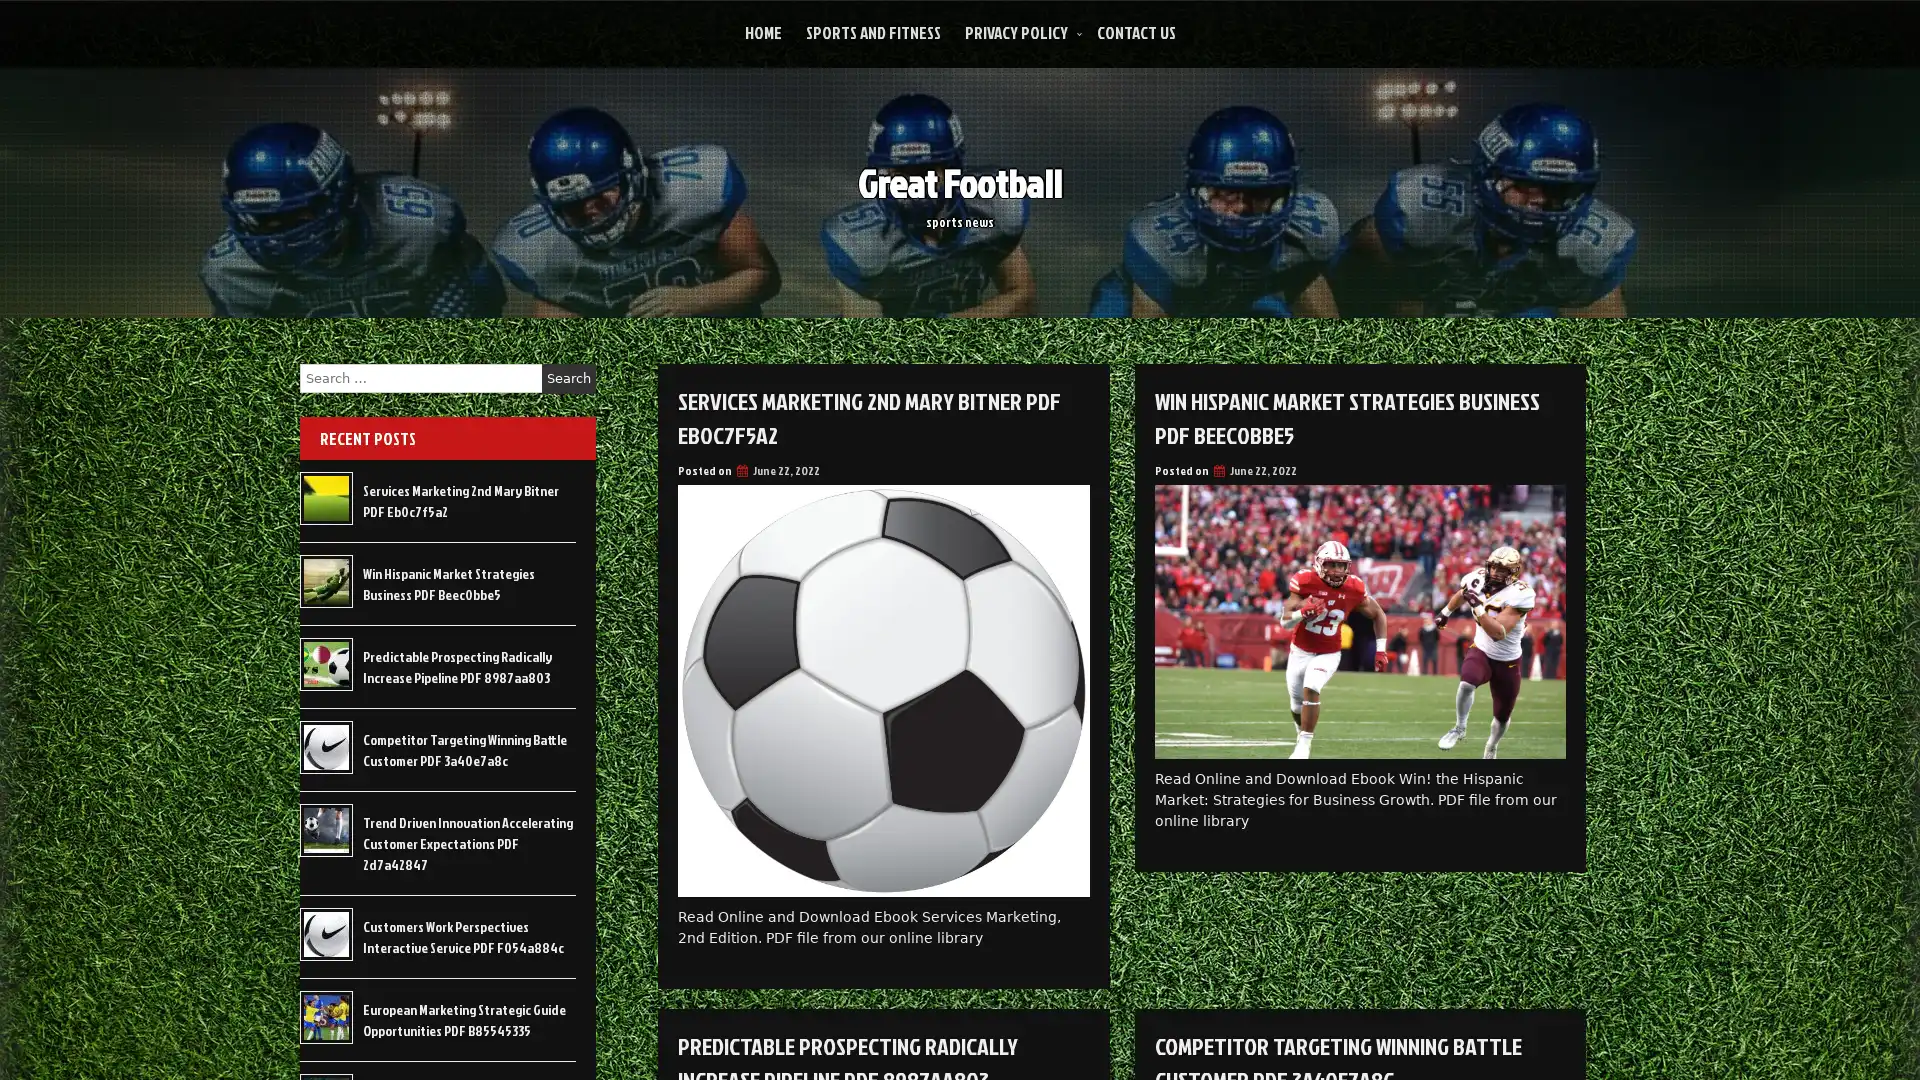 This screenshot has width=1920, height=1080. What do you see at coordinates (568, 378) in the screenshot?
I see `Search` at bounding box center [568, 378].